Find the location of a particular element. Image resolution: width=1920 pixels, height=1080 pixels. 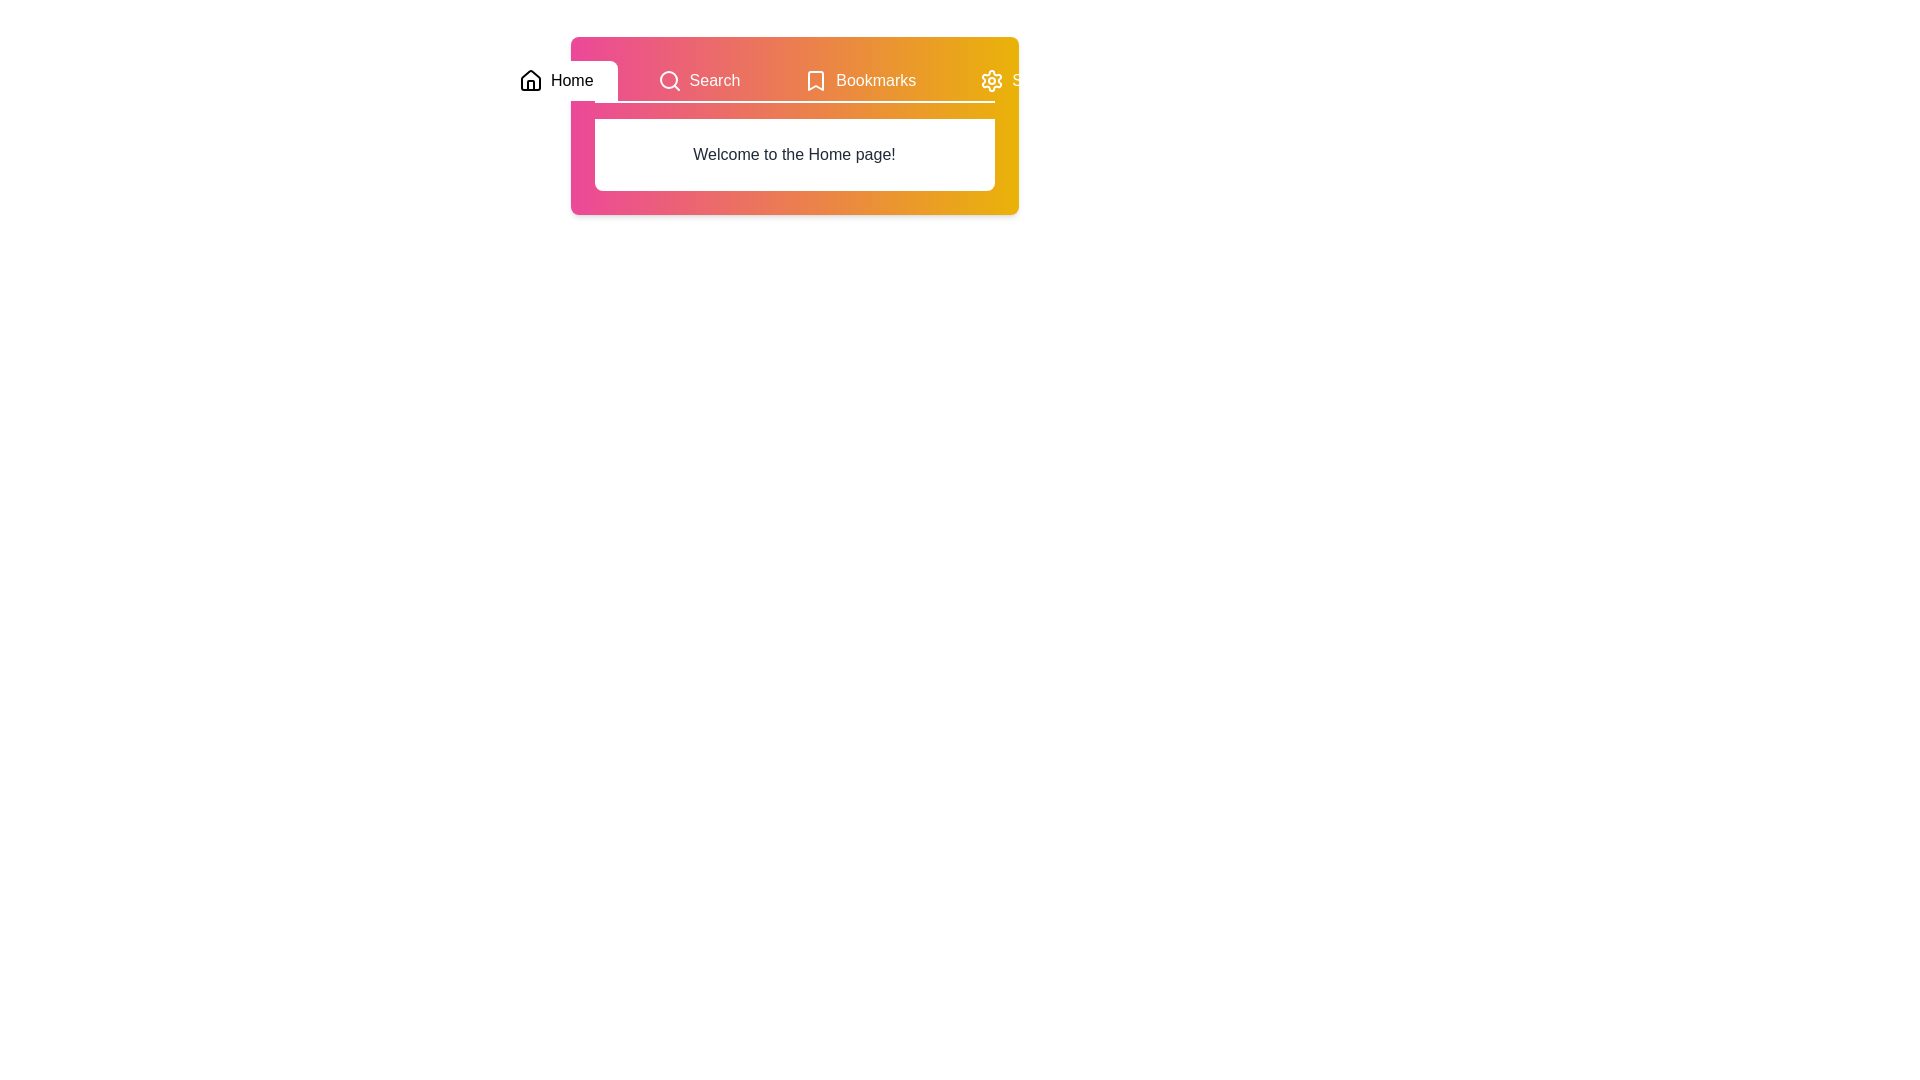

the tab labeled Bookmarks to preview its highlight effect is located at coordinates (860, 80).